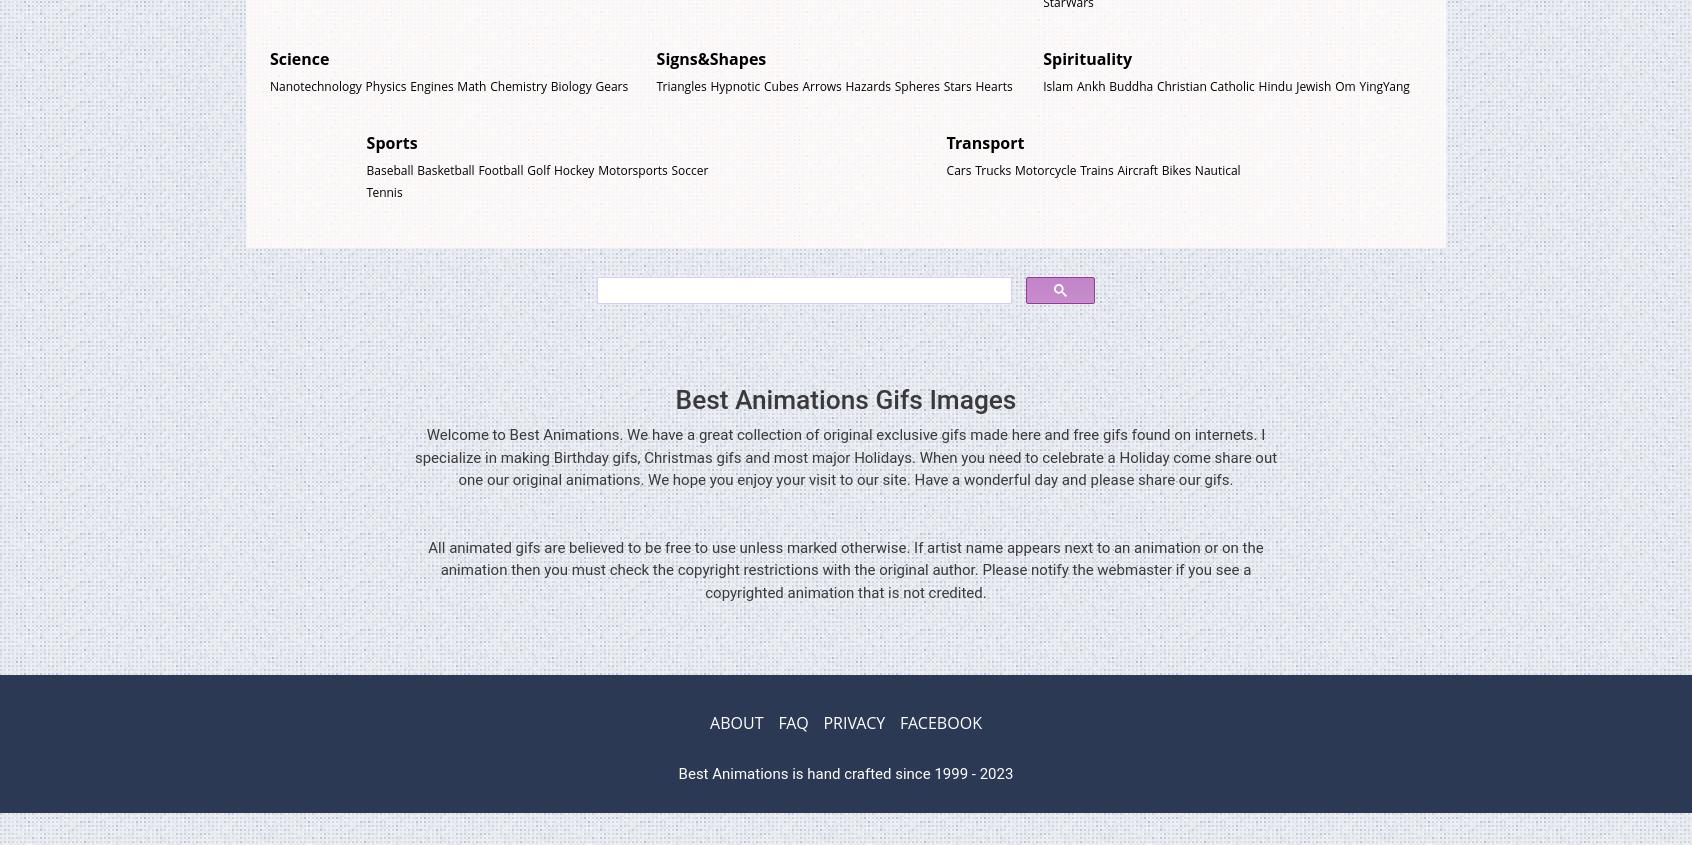  What do you see at coordinates (1058, 84) in the screenshot?
I see `'Islam'` at bounding box center [1058, 84].